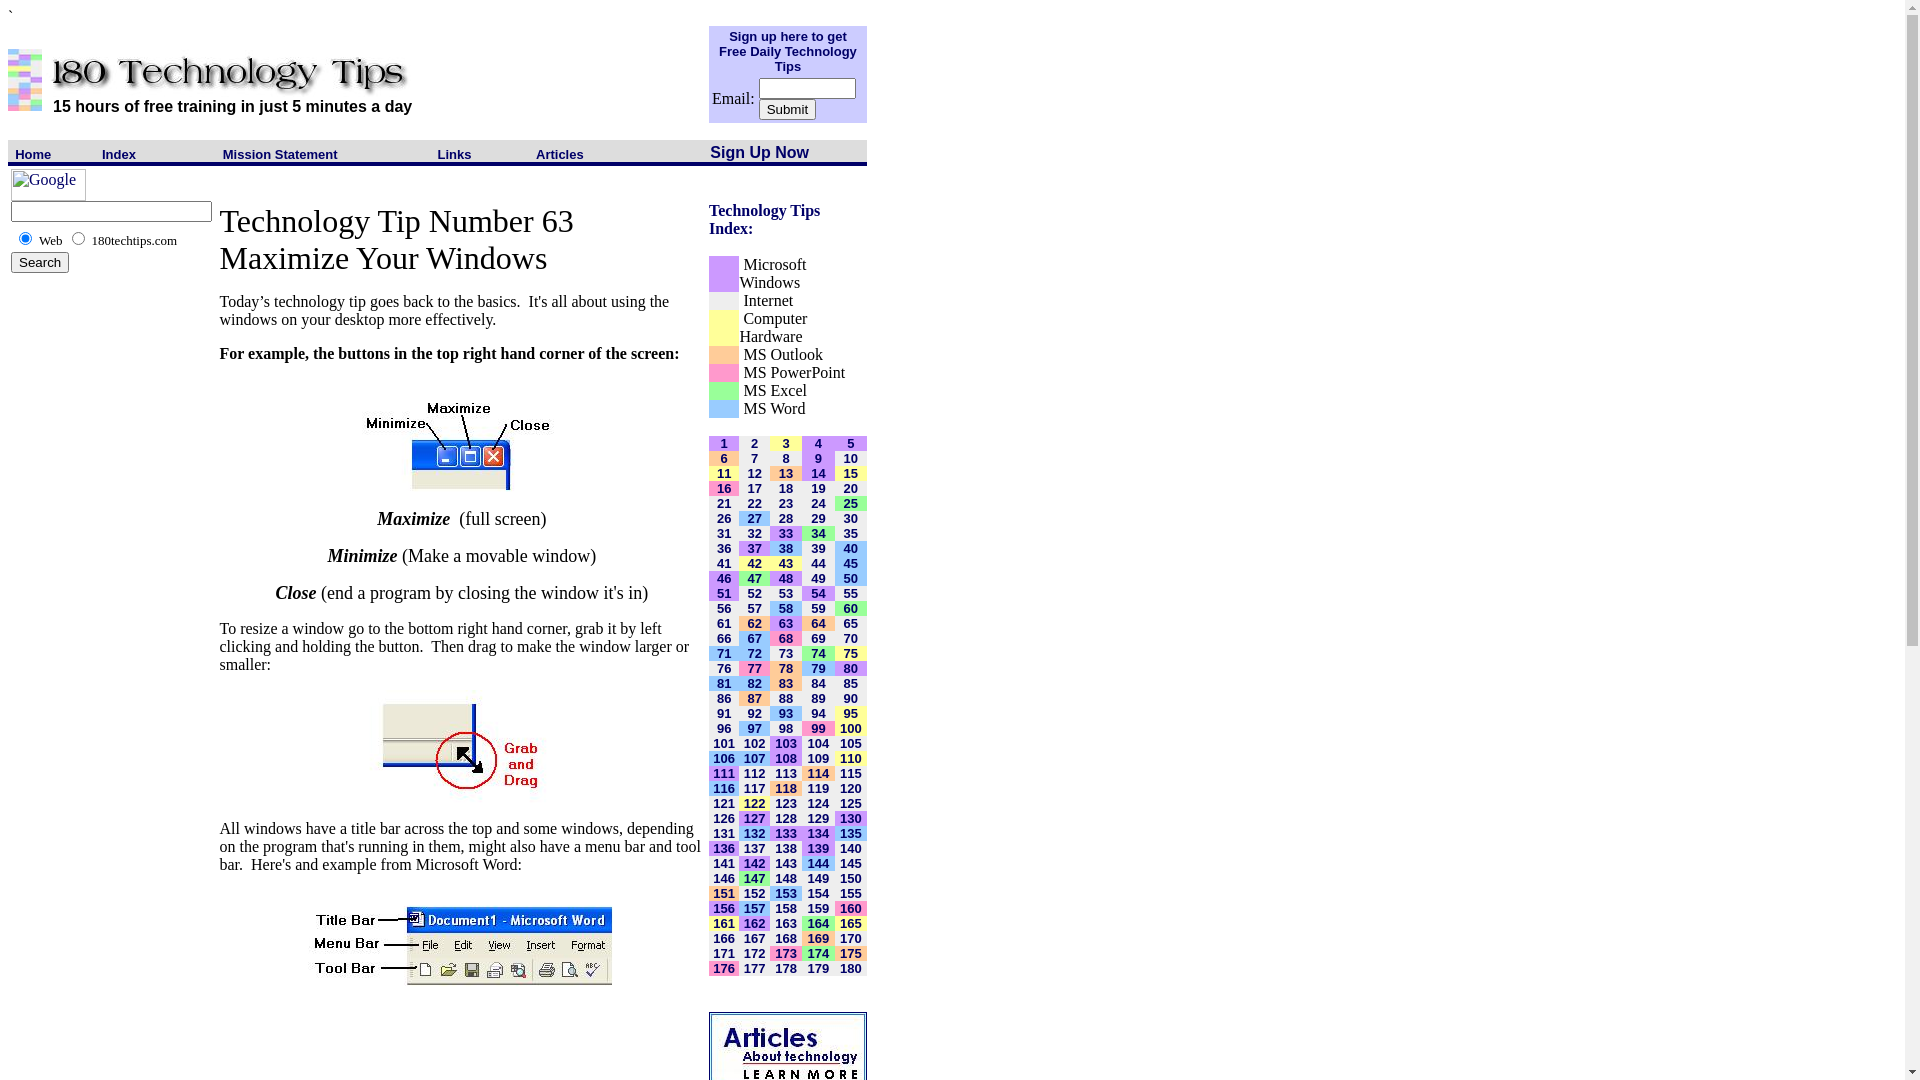 The image size is (1920, 1080). Describe the element at coordinates (723, 668) in the screenshot. I see `'76'` at that location.